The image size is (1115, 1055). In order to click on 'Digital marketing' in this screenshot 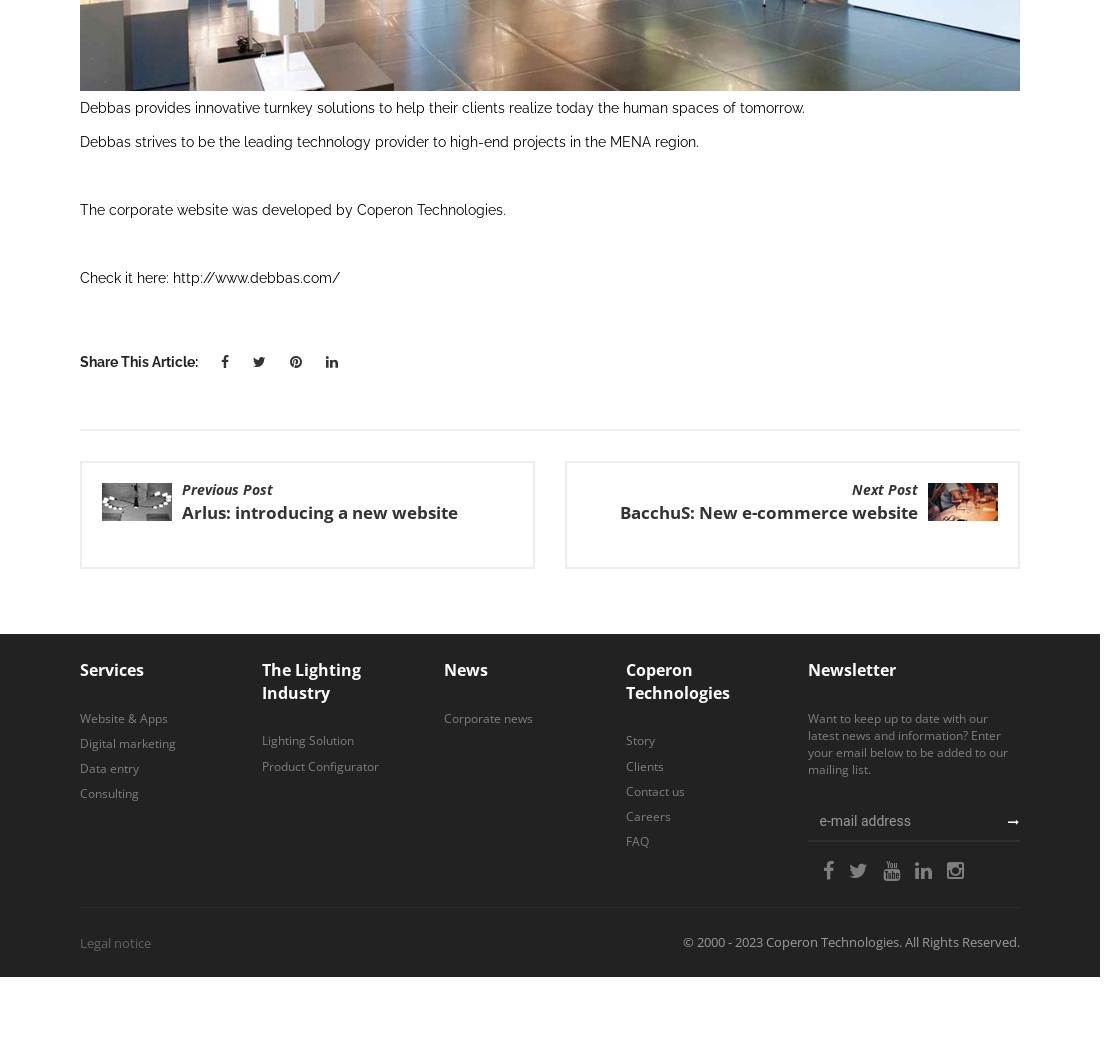, I will do `click(79, 742)`.